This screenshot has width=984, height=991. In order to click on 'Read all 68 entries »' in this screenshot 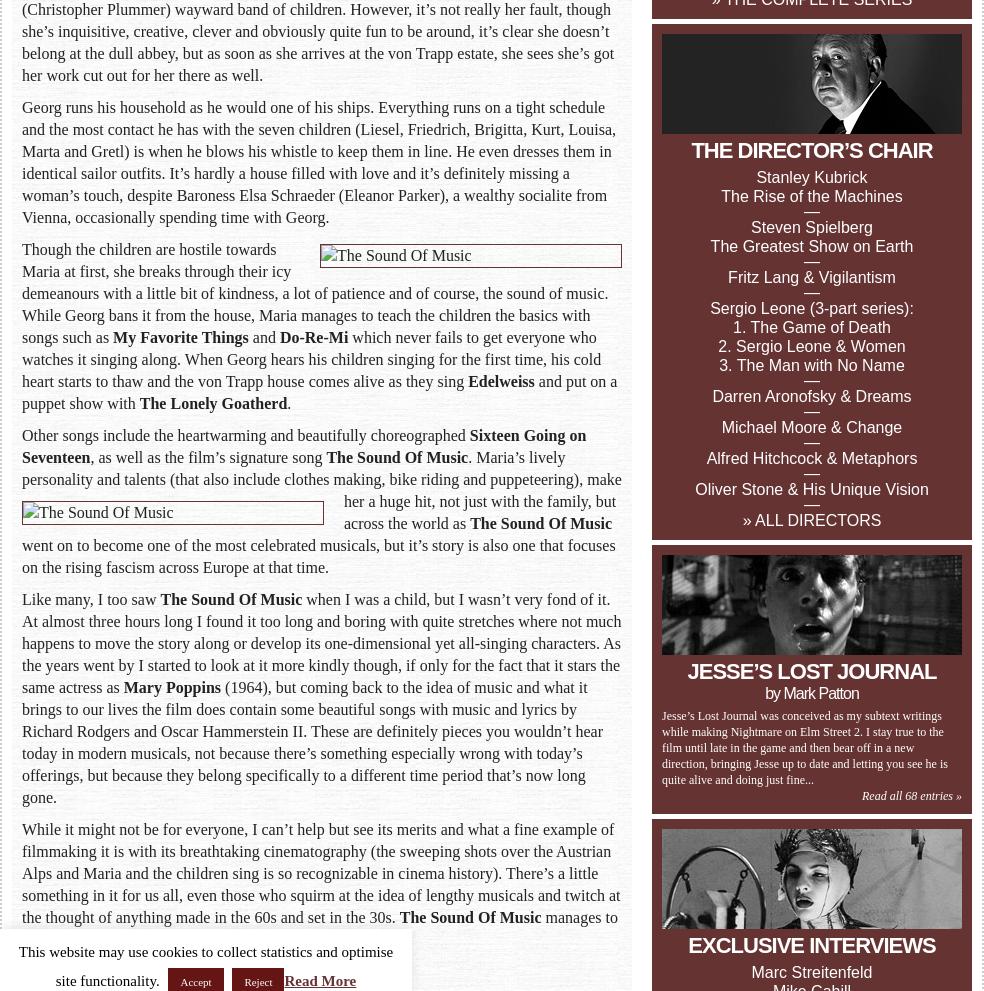, I will do `click(911, 795)`.